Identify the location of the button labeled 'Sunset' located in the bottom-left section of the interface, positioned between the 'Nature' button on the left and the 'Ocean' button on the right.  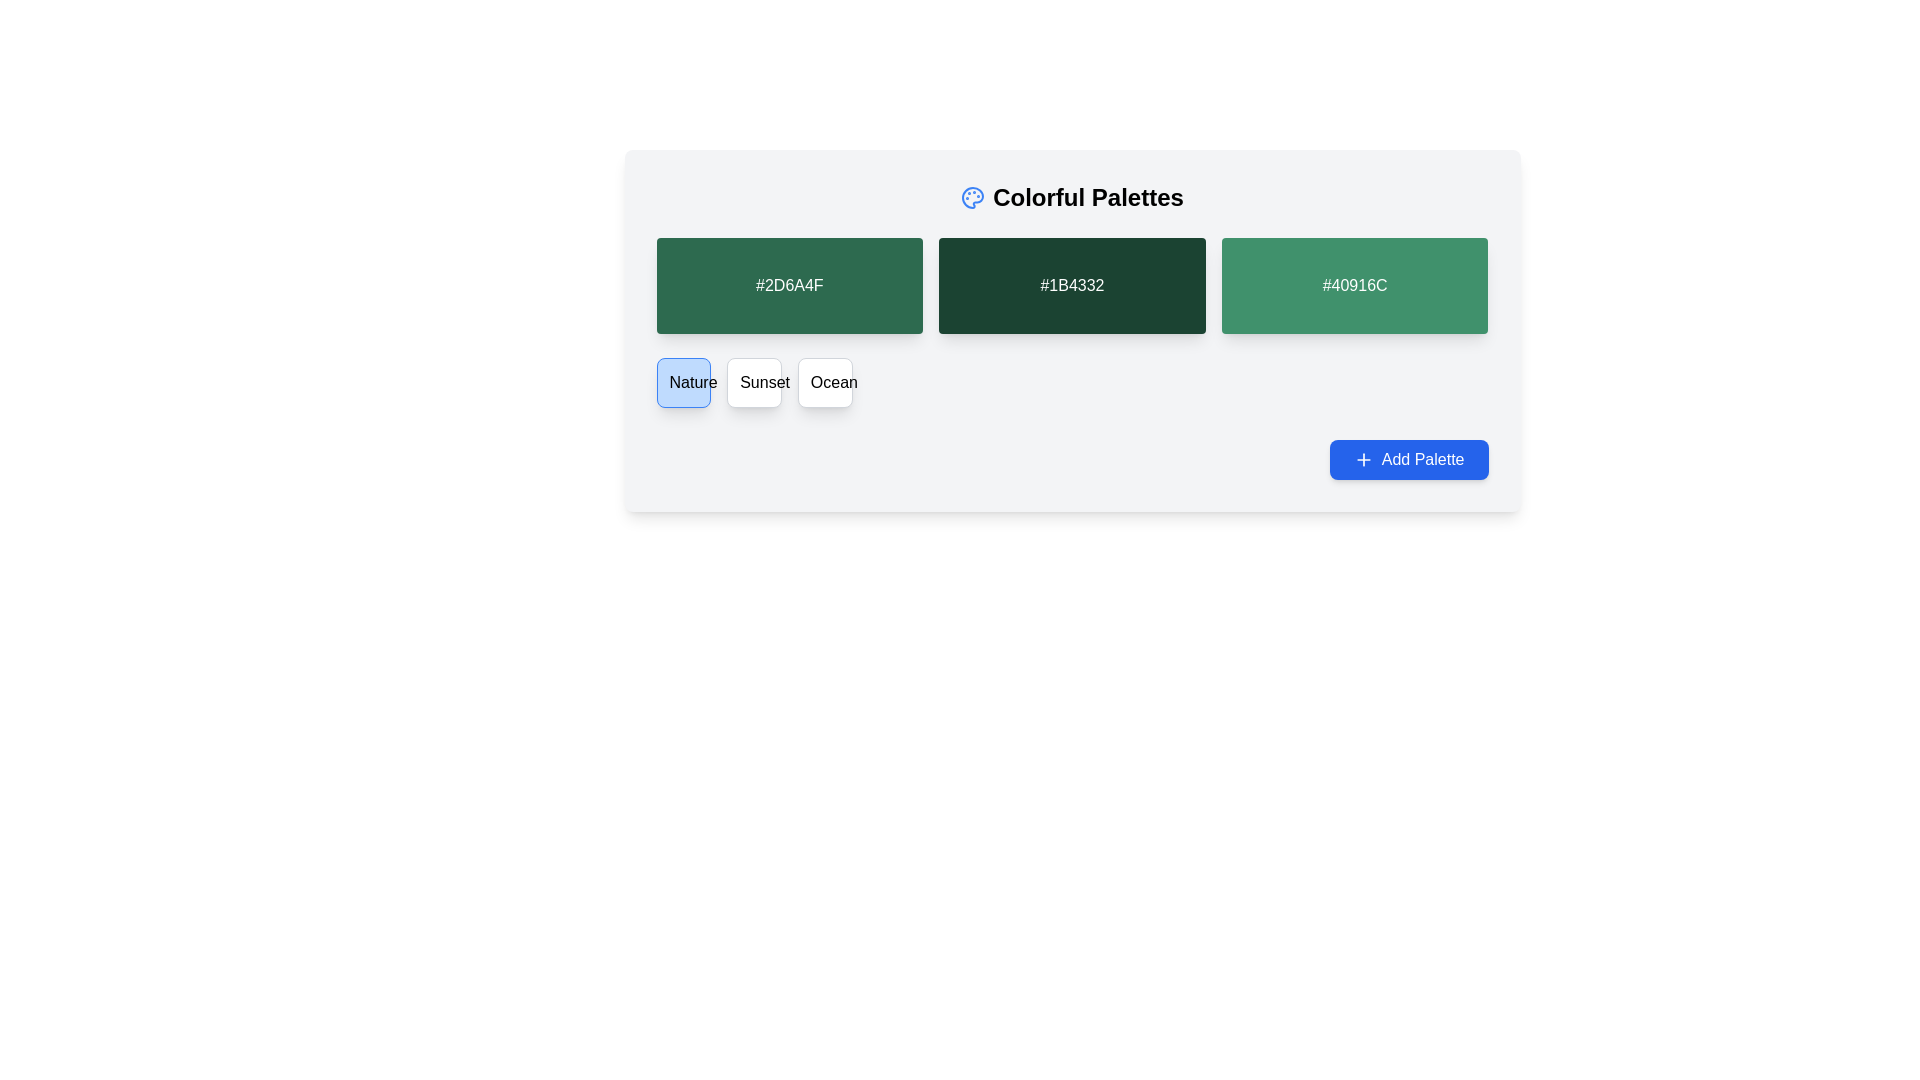
(753, 382).